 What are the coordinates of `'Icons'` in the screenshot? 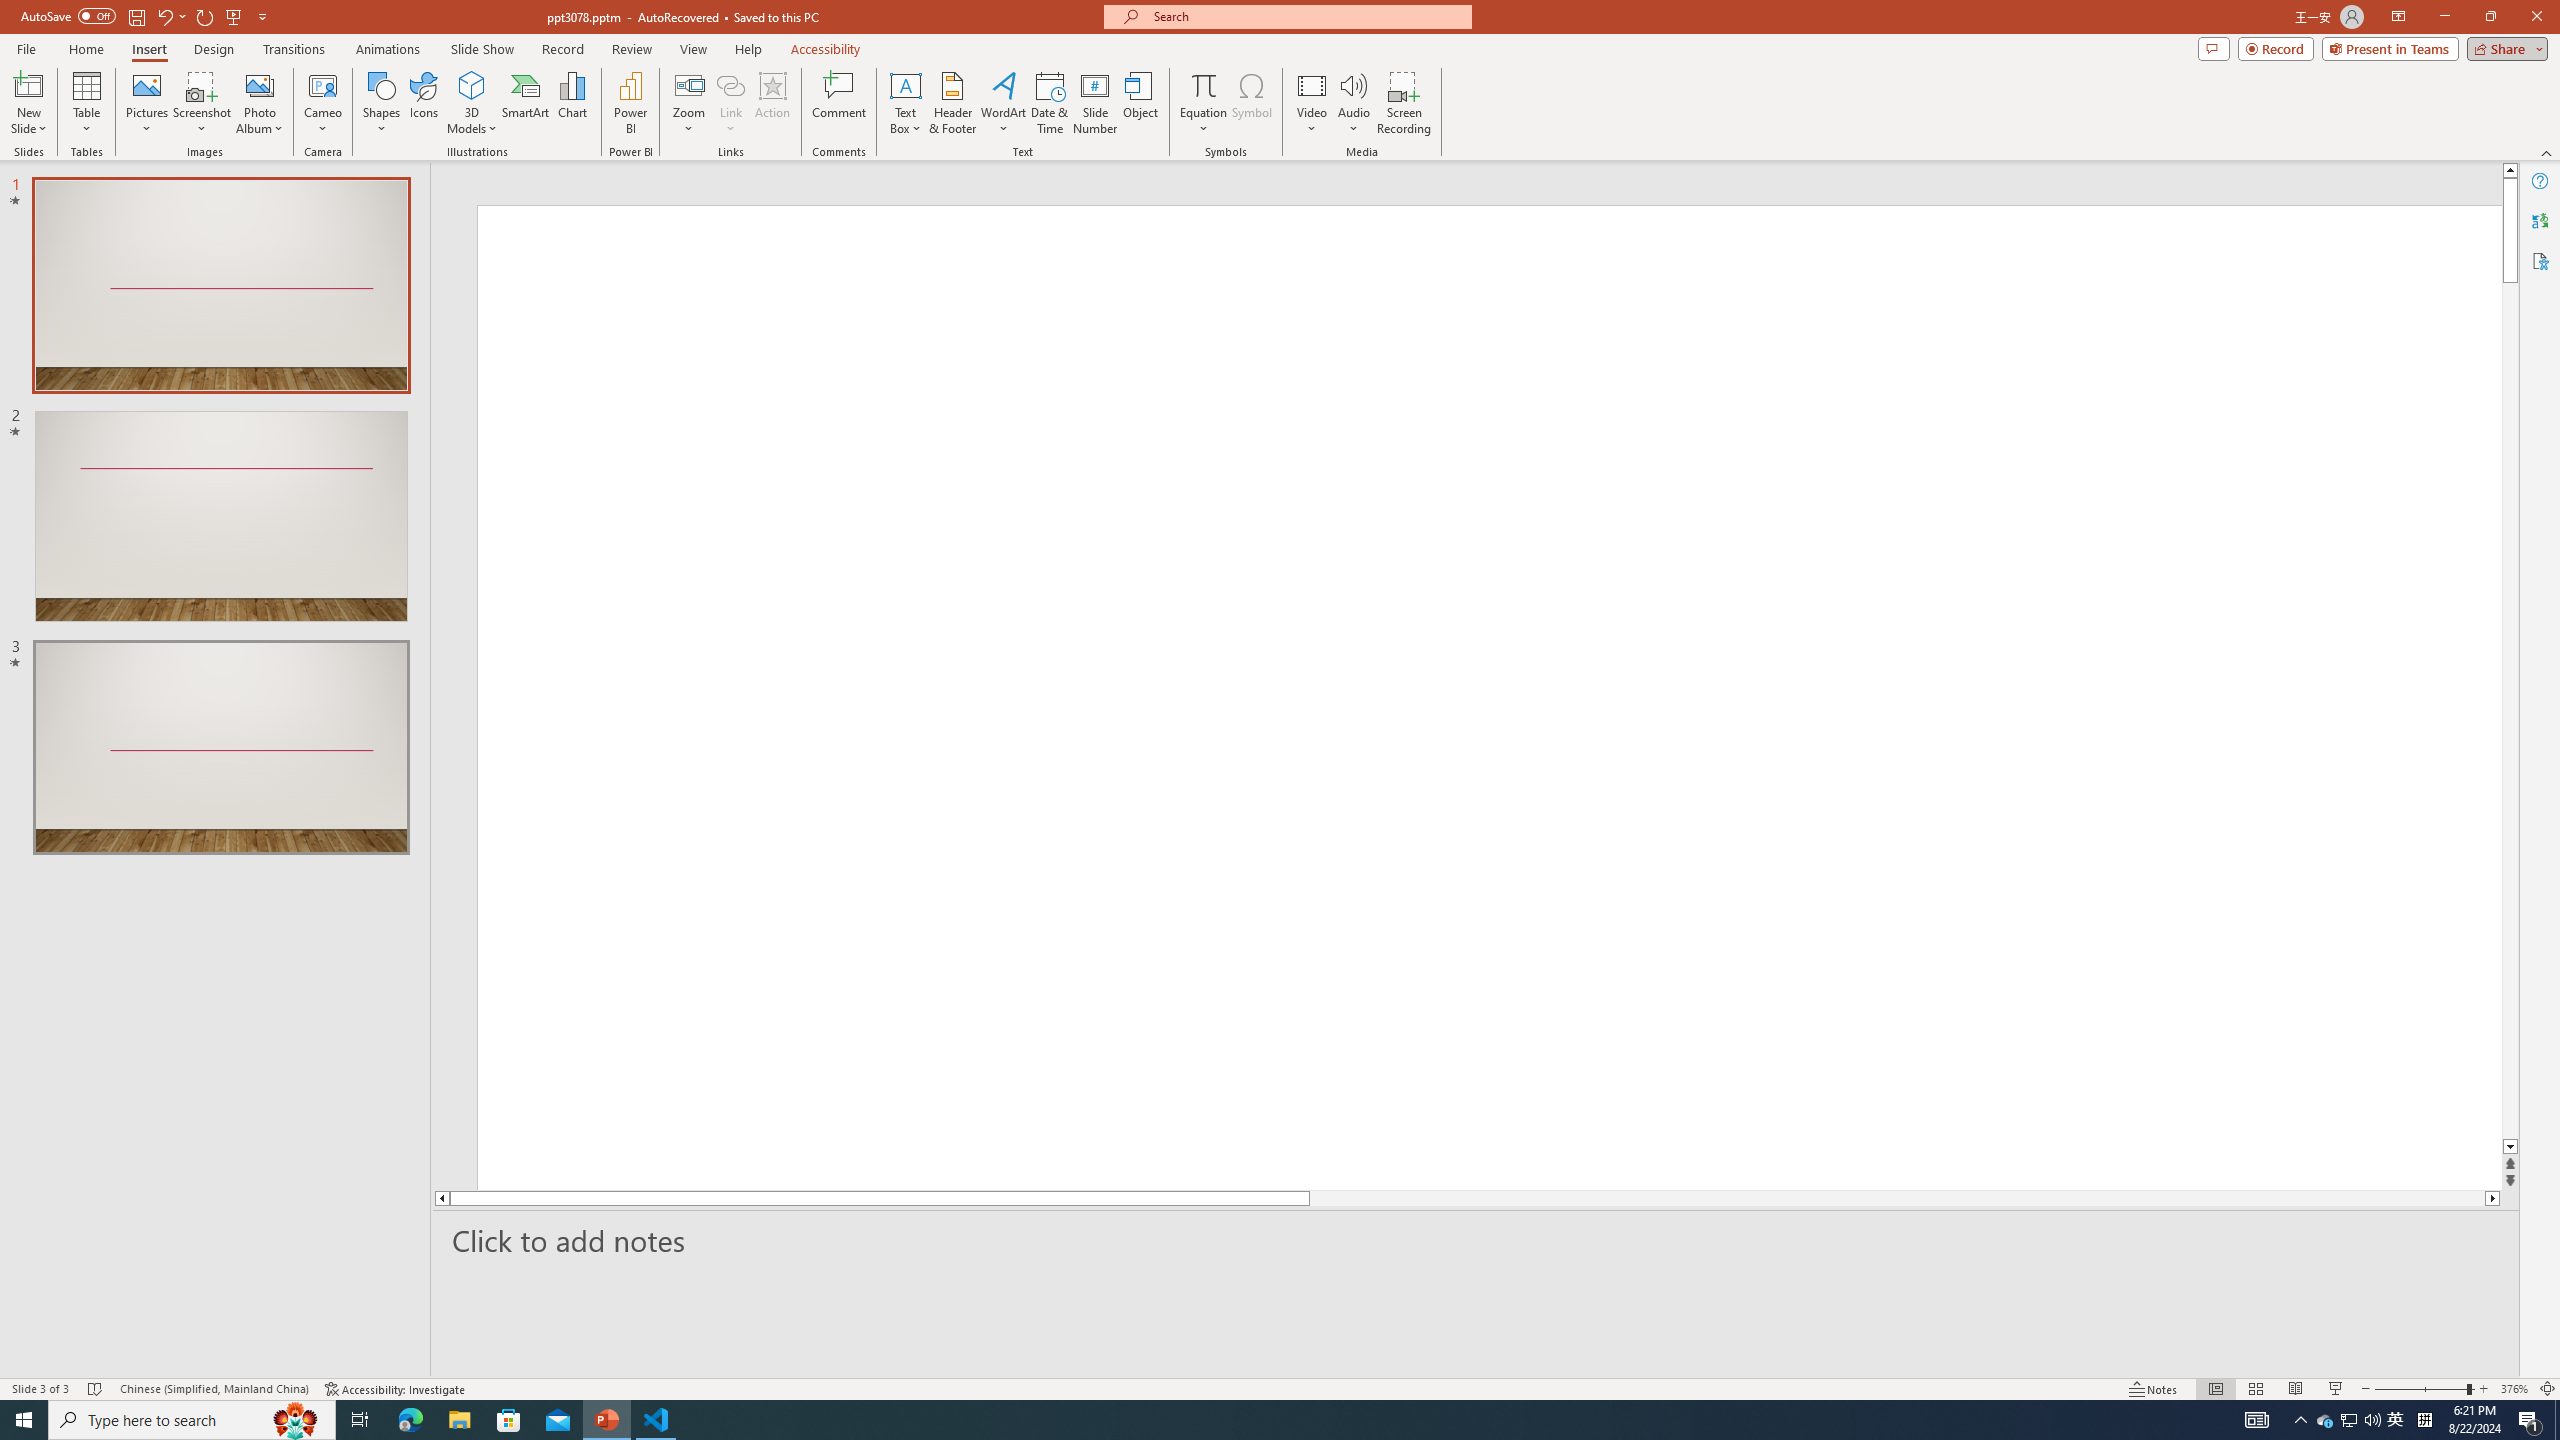 It's located at (423, 103).